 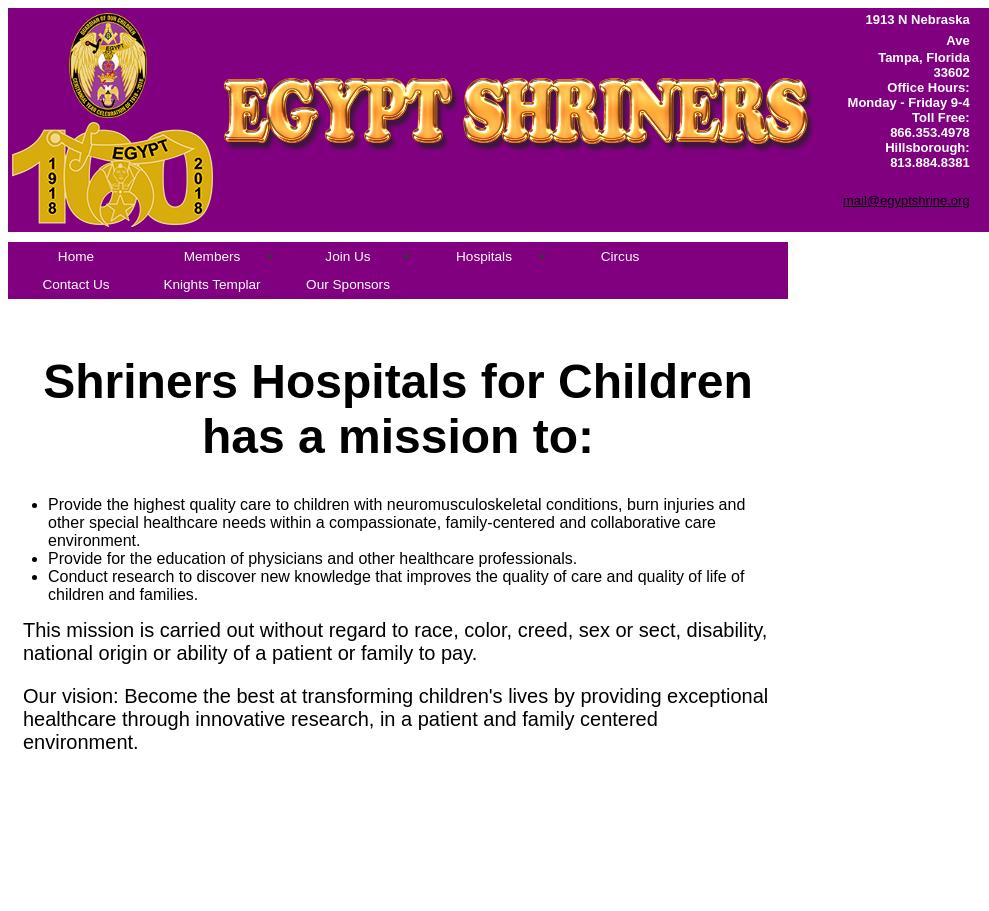 What do you see at coordinates (916, 29) in the screenshot?
I see `'1913 N Nebraska Ave'` at bounding box center [916, 29].